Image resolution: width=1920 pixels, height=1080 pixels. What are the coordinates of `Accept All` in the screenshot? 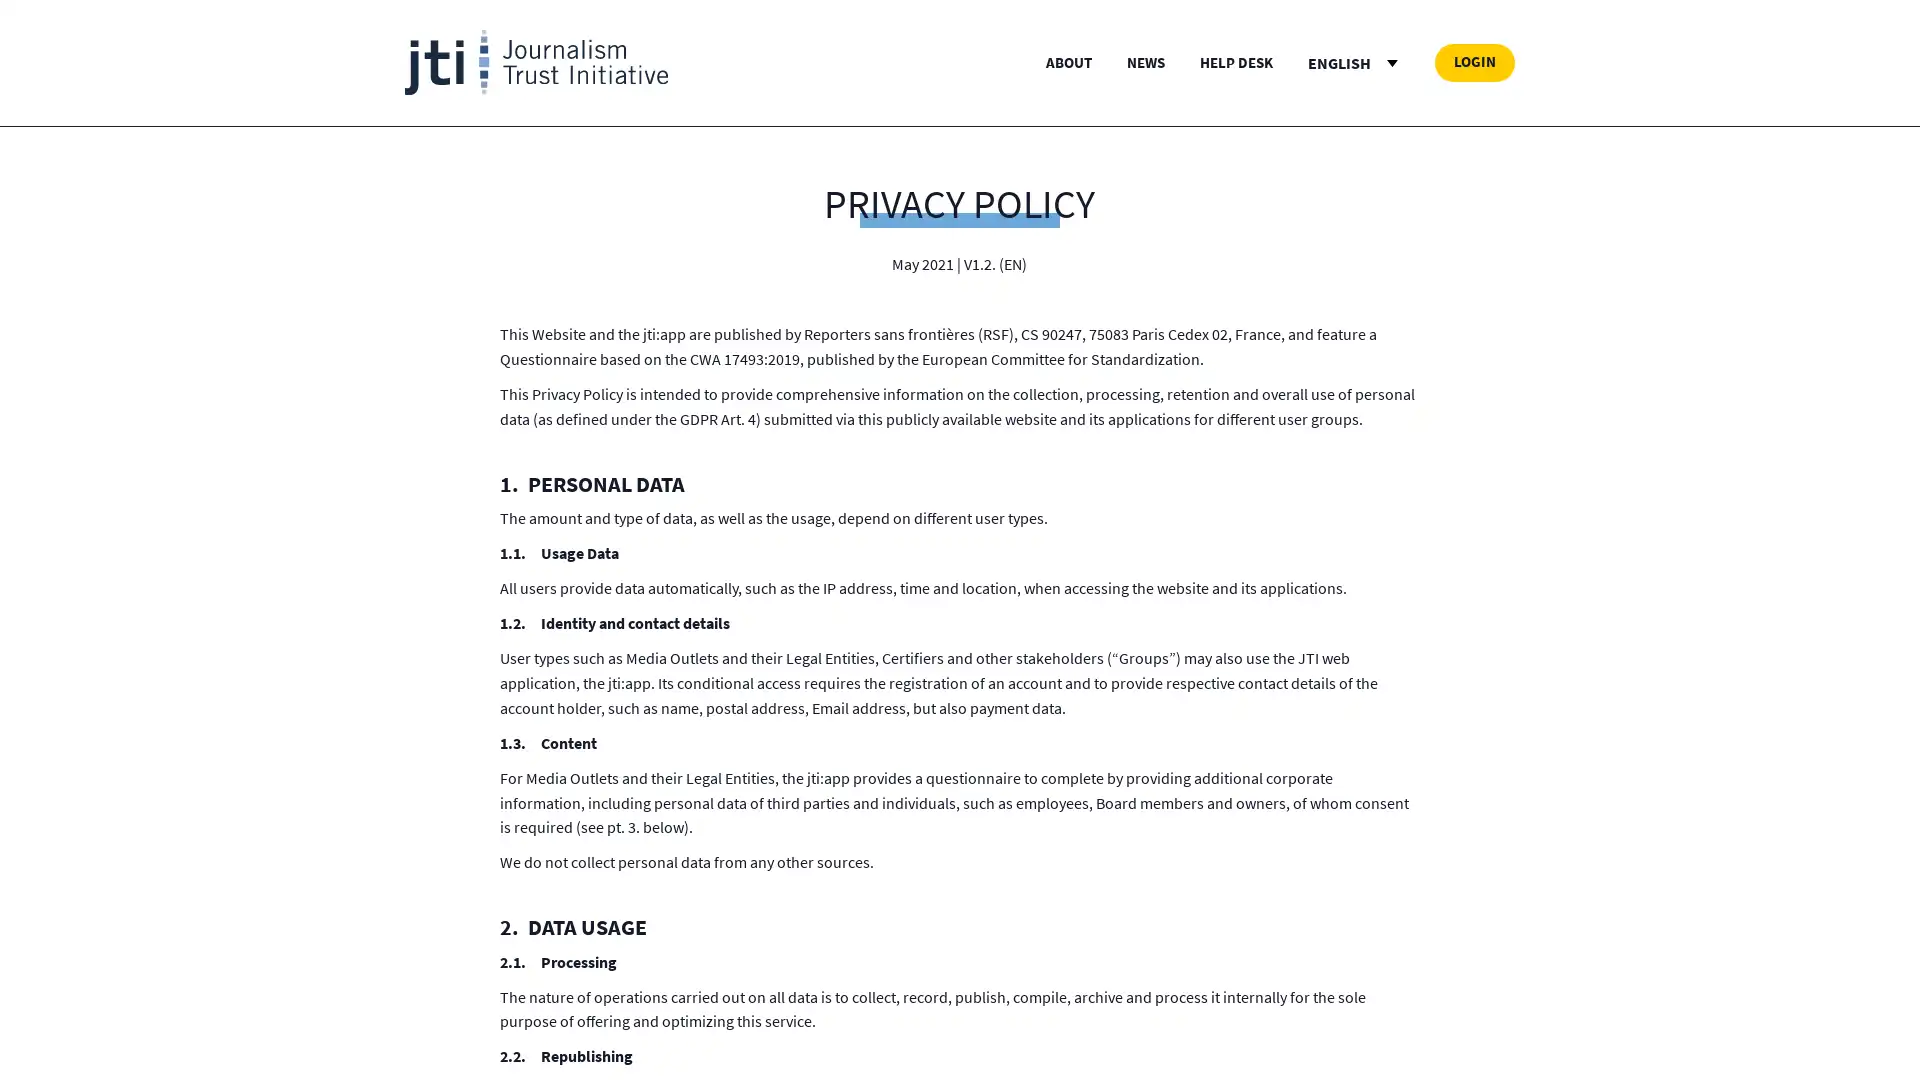 It's located at (1156, 654).